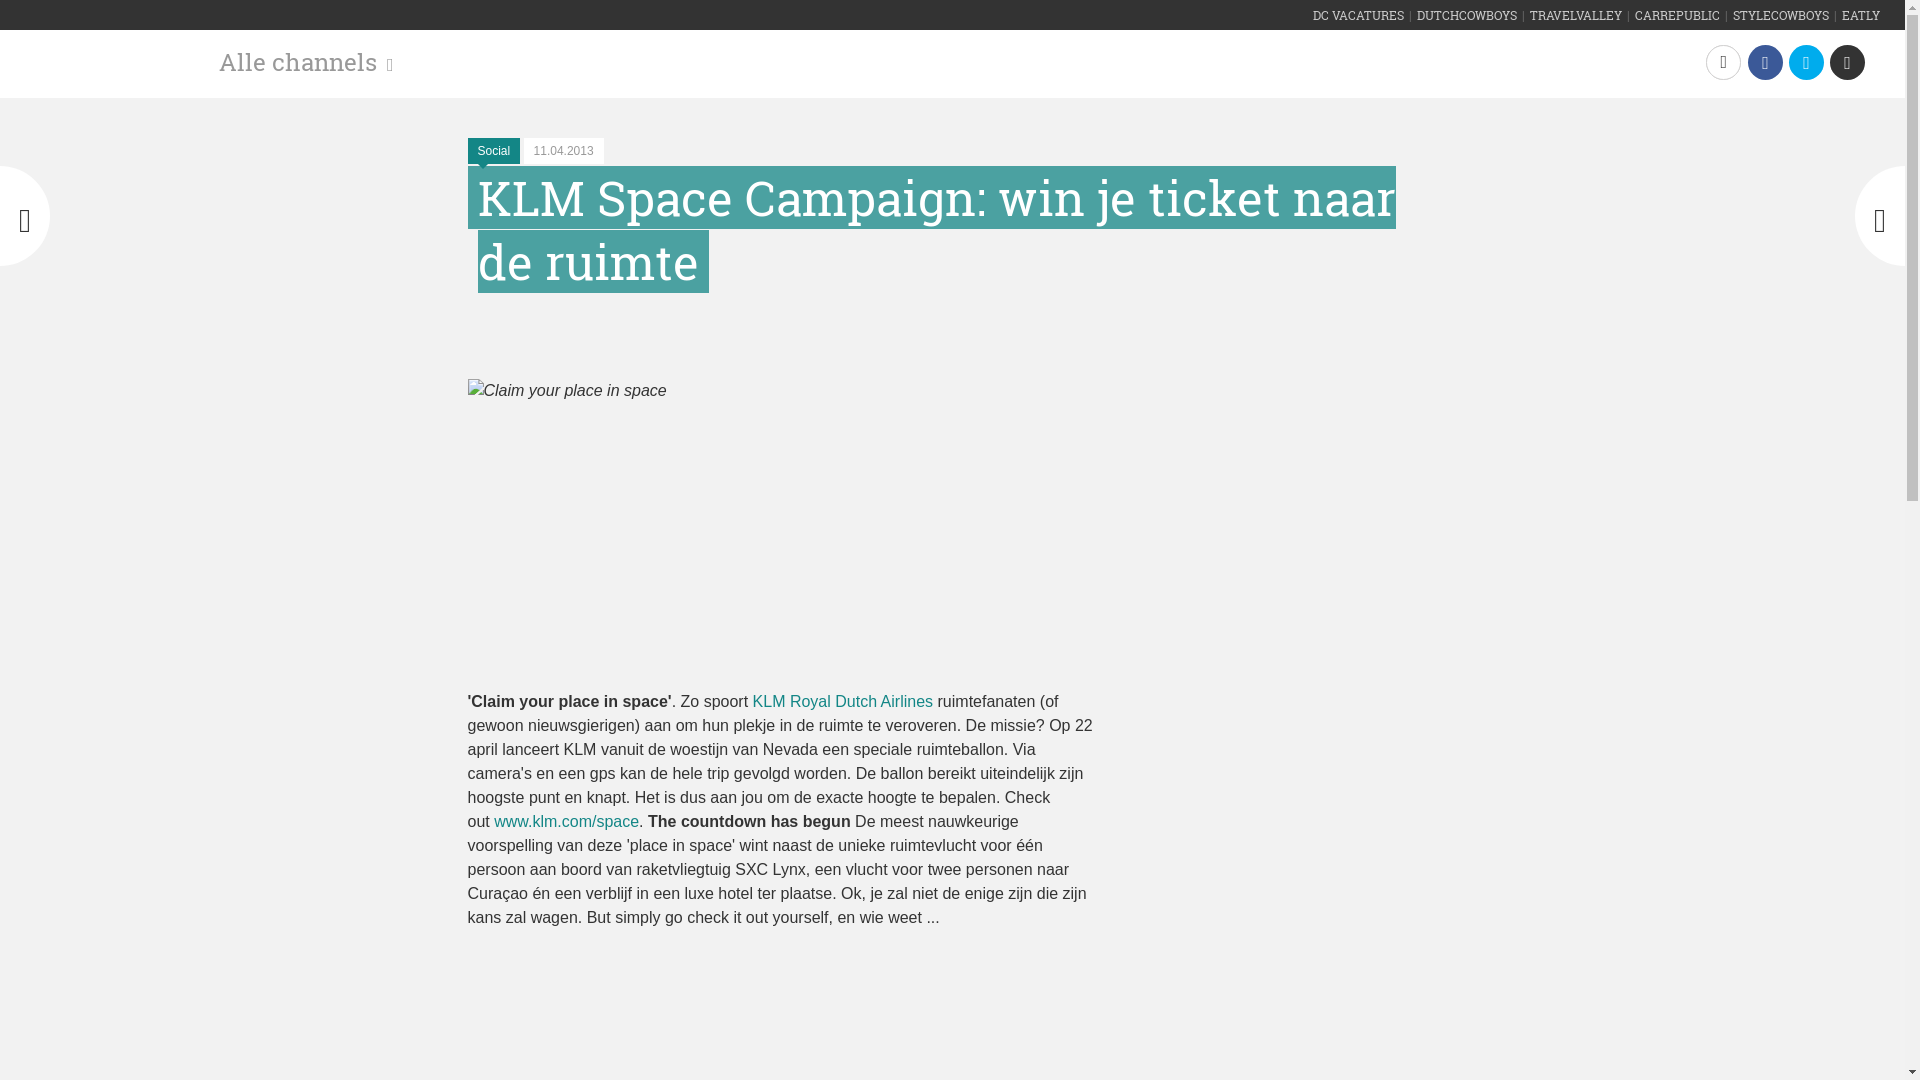  What do you see at coordinates (843, 700) in the screenshot?
I see `'KLM Royal Dutch Airlines'` at bounding box center [843, 700].